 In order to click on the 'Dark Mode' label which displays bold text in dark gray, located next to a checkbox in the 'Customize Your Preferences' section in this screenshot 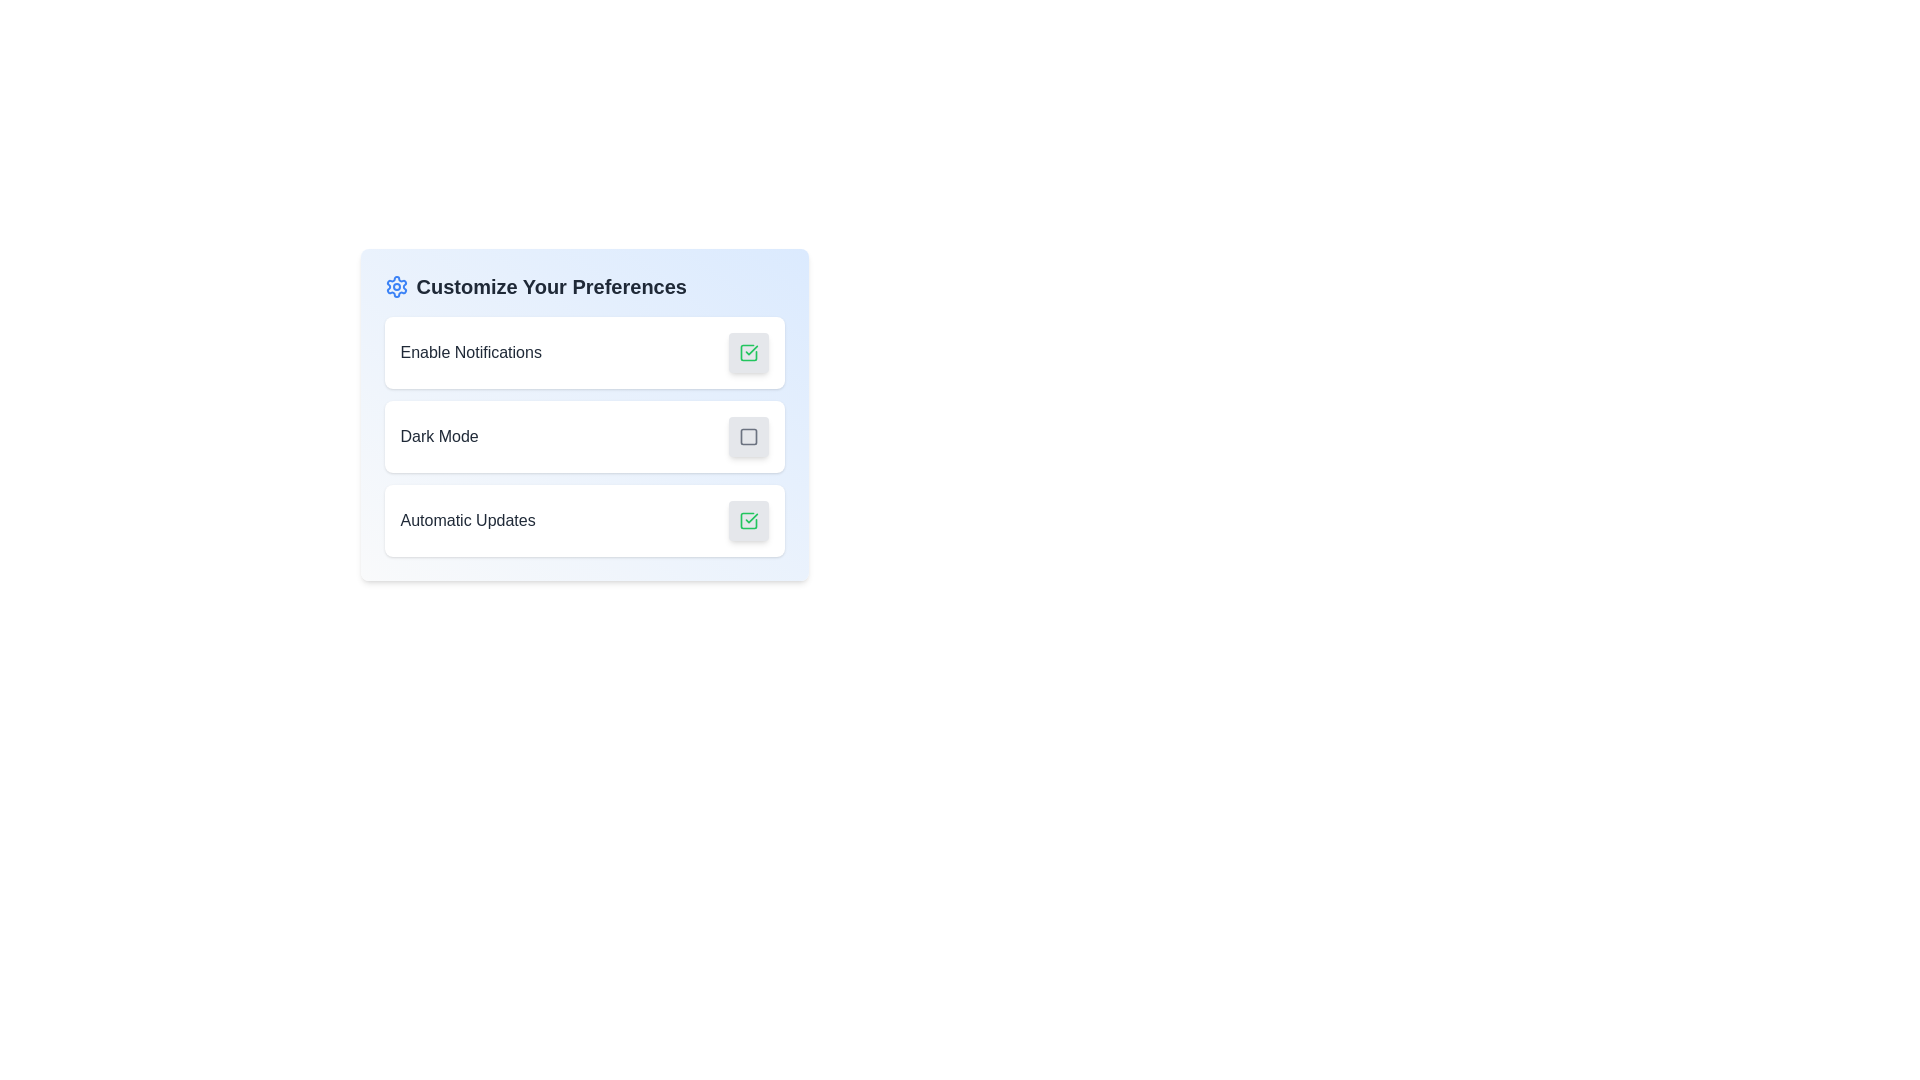, I will do `click(438, 435)`.